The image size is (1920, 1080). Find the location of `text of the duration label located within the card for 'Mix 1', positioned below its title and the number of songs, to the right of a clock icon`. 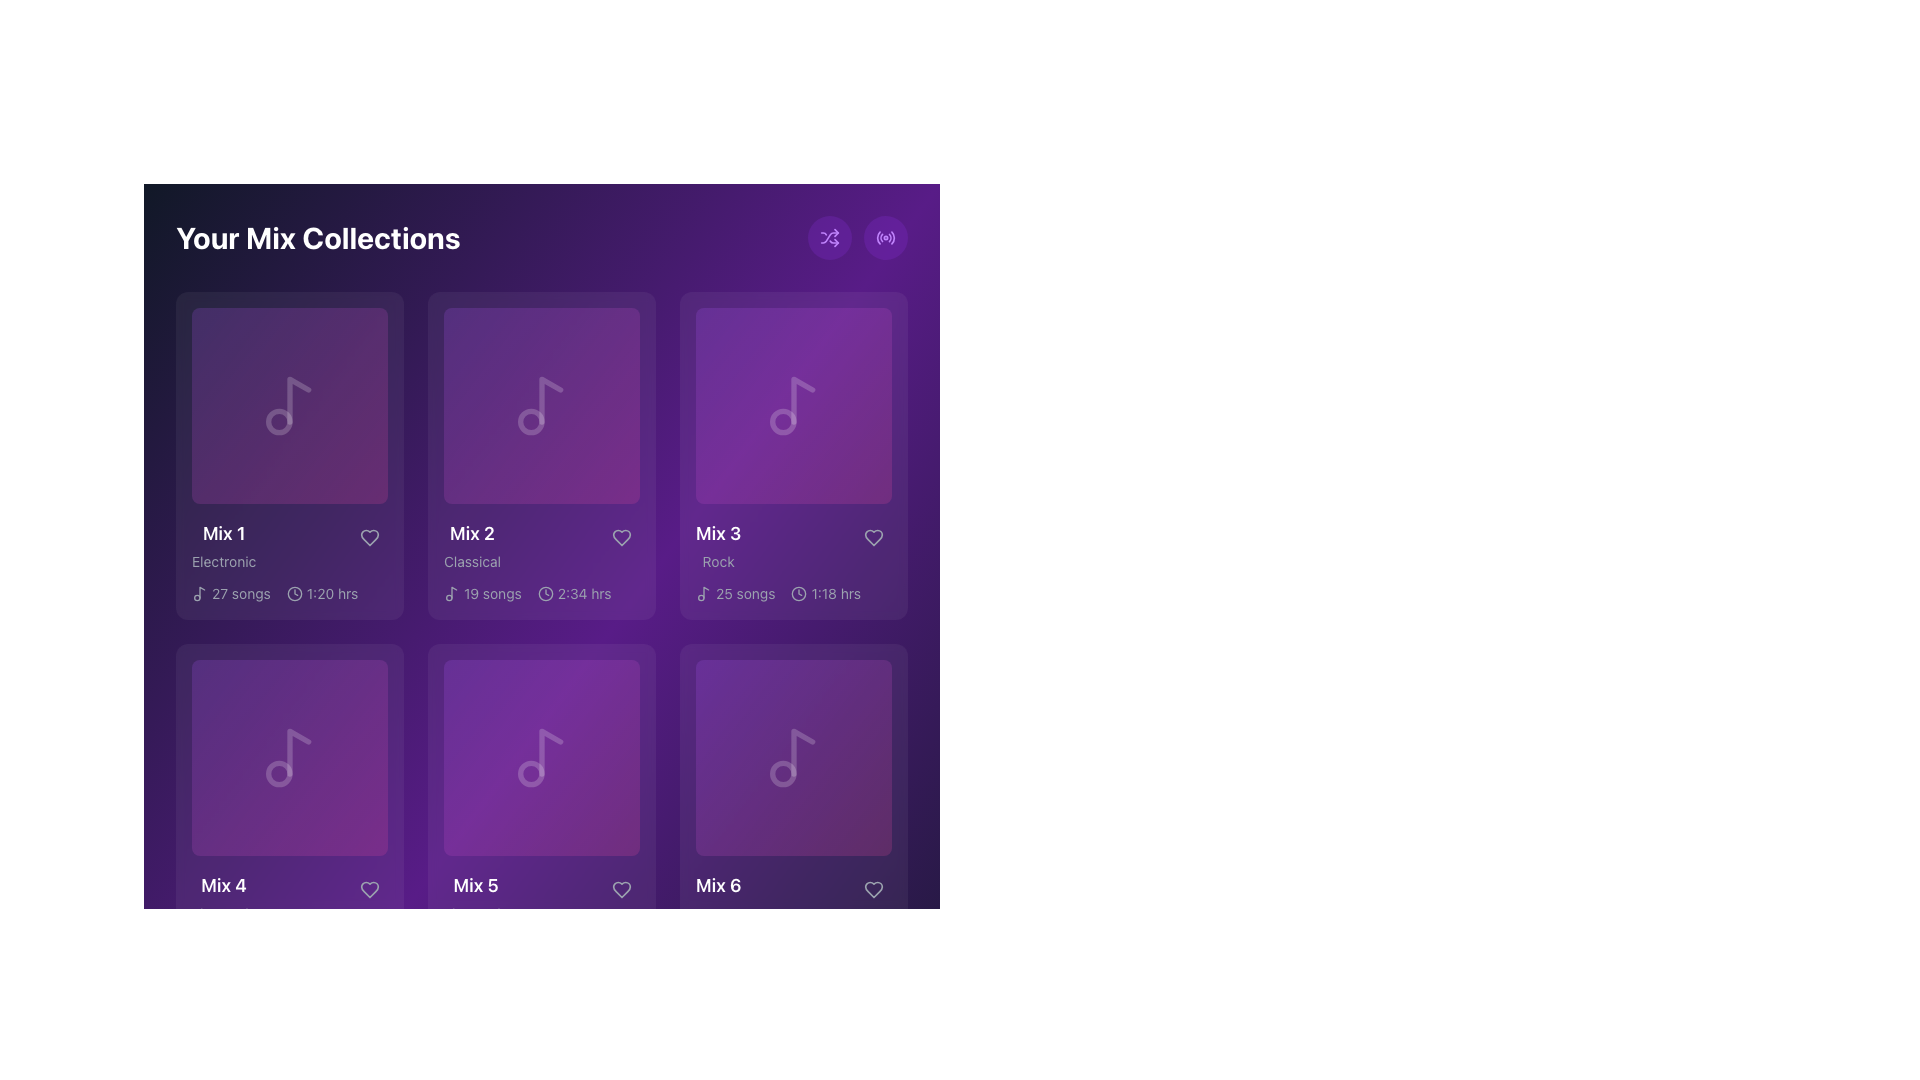

text of the duration label located within the card for 'Mix 1', positioned below its title and the number of songs, to the right of a clock icon is located at coordinates (332, 593).